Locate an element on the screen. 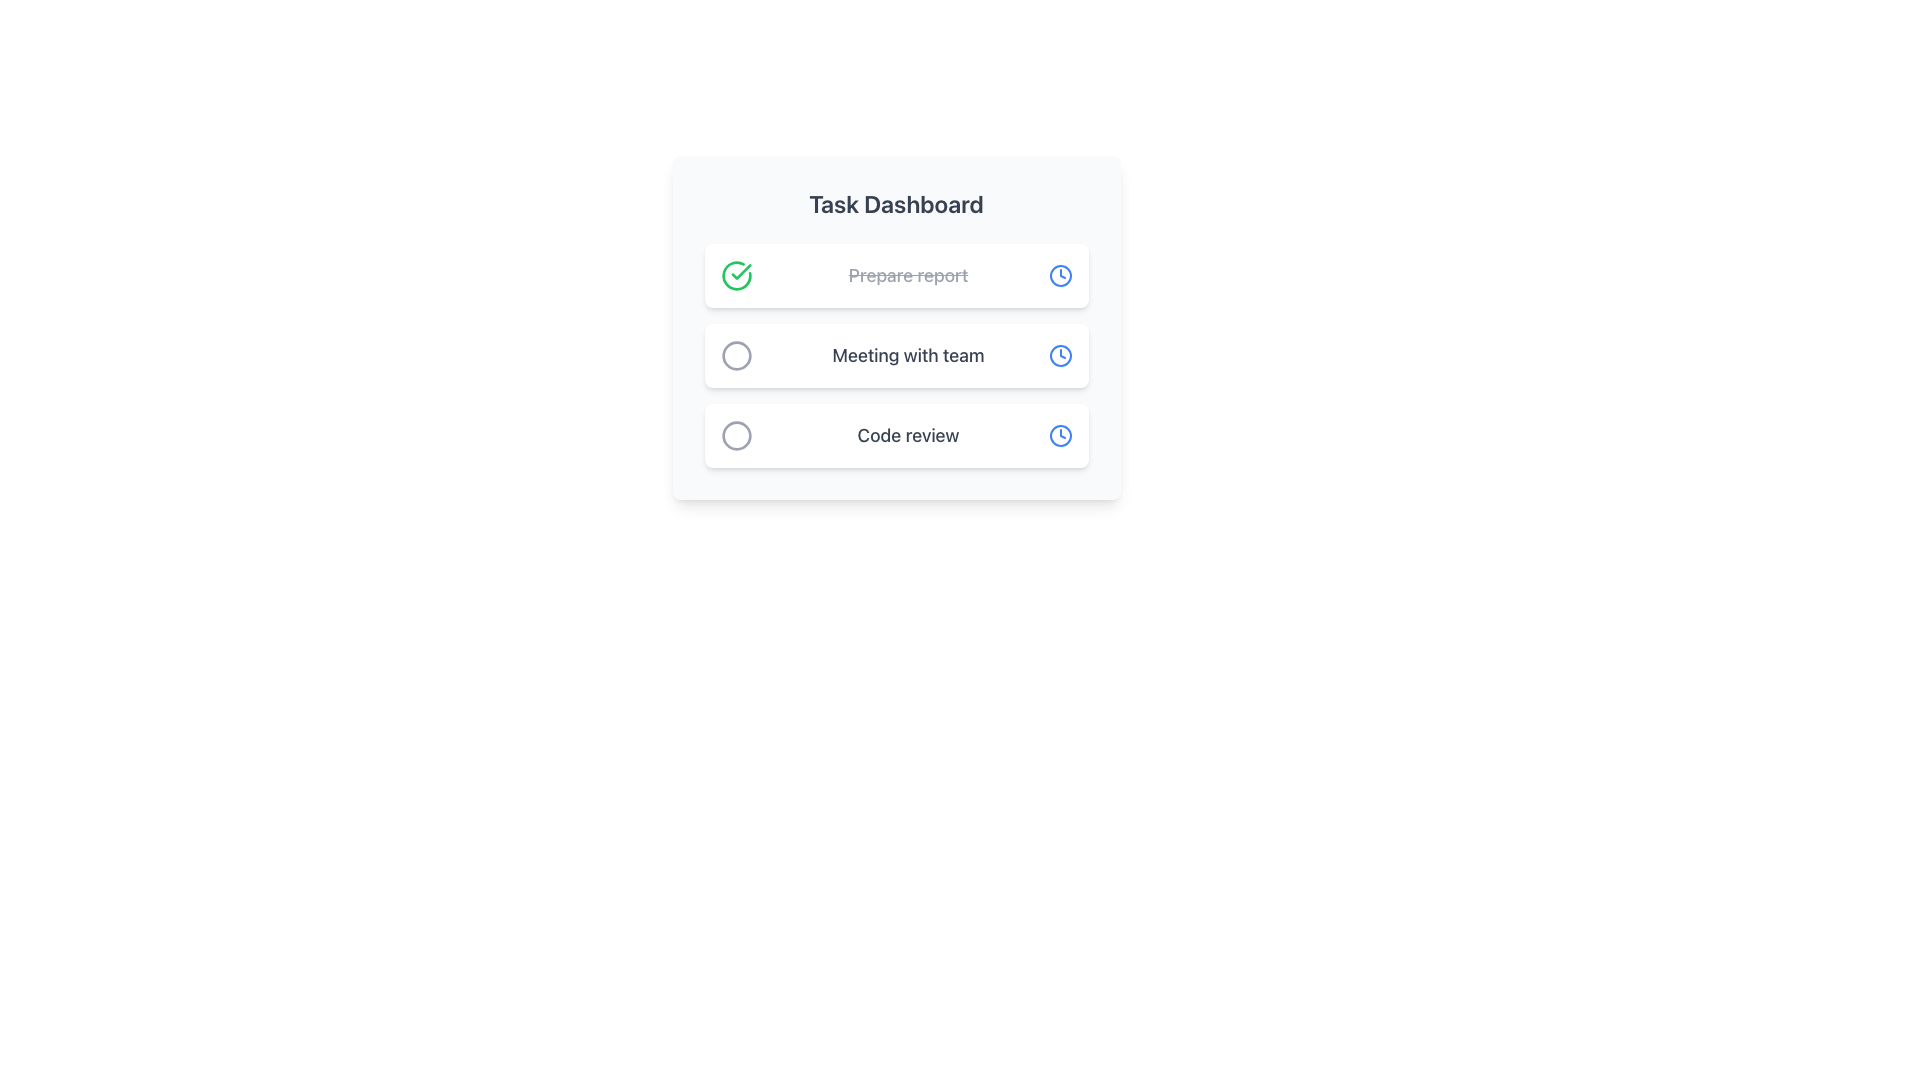 The height and width of the screenshot is (1080, 1920). the text label reading 'Code review', which is styled with a medium font size and gray color, located on the right side of a circular checkbox in a vertically aligned task list is located at coordinates (907, 434).